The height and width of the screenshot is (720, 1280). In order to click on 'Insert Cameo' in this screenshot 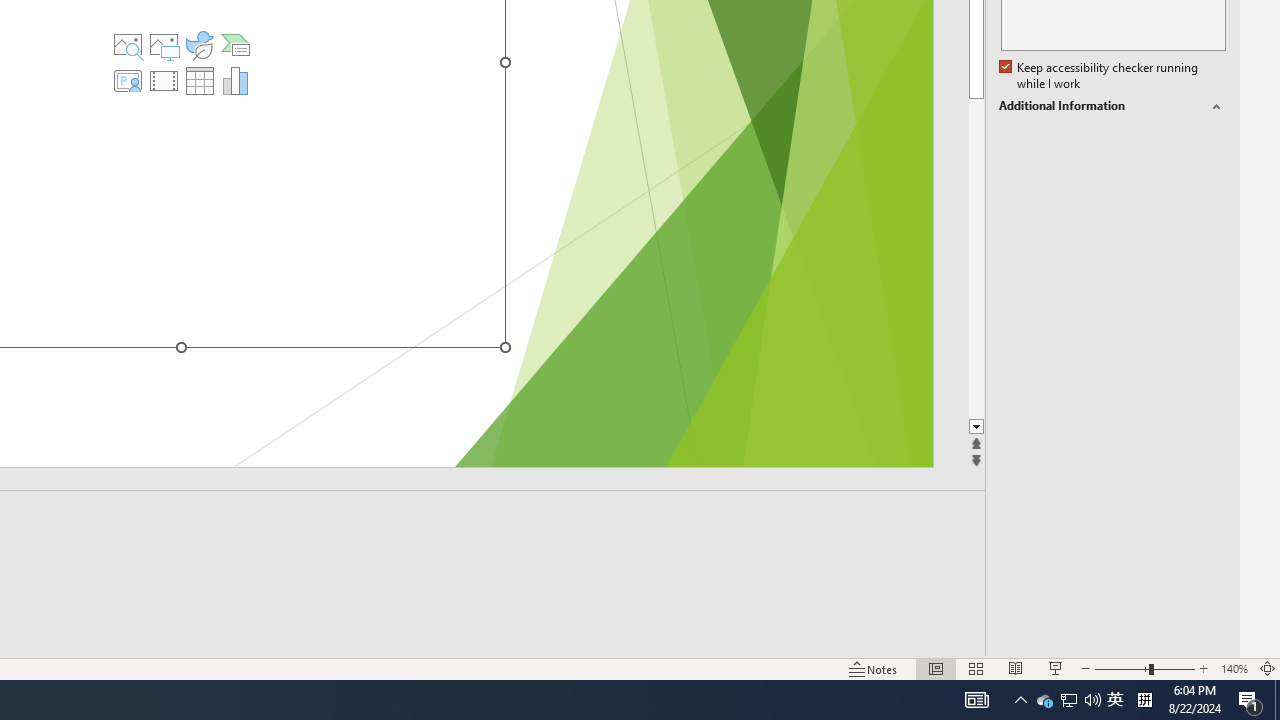, I will do `click(127, 80)`.